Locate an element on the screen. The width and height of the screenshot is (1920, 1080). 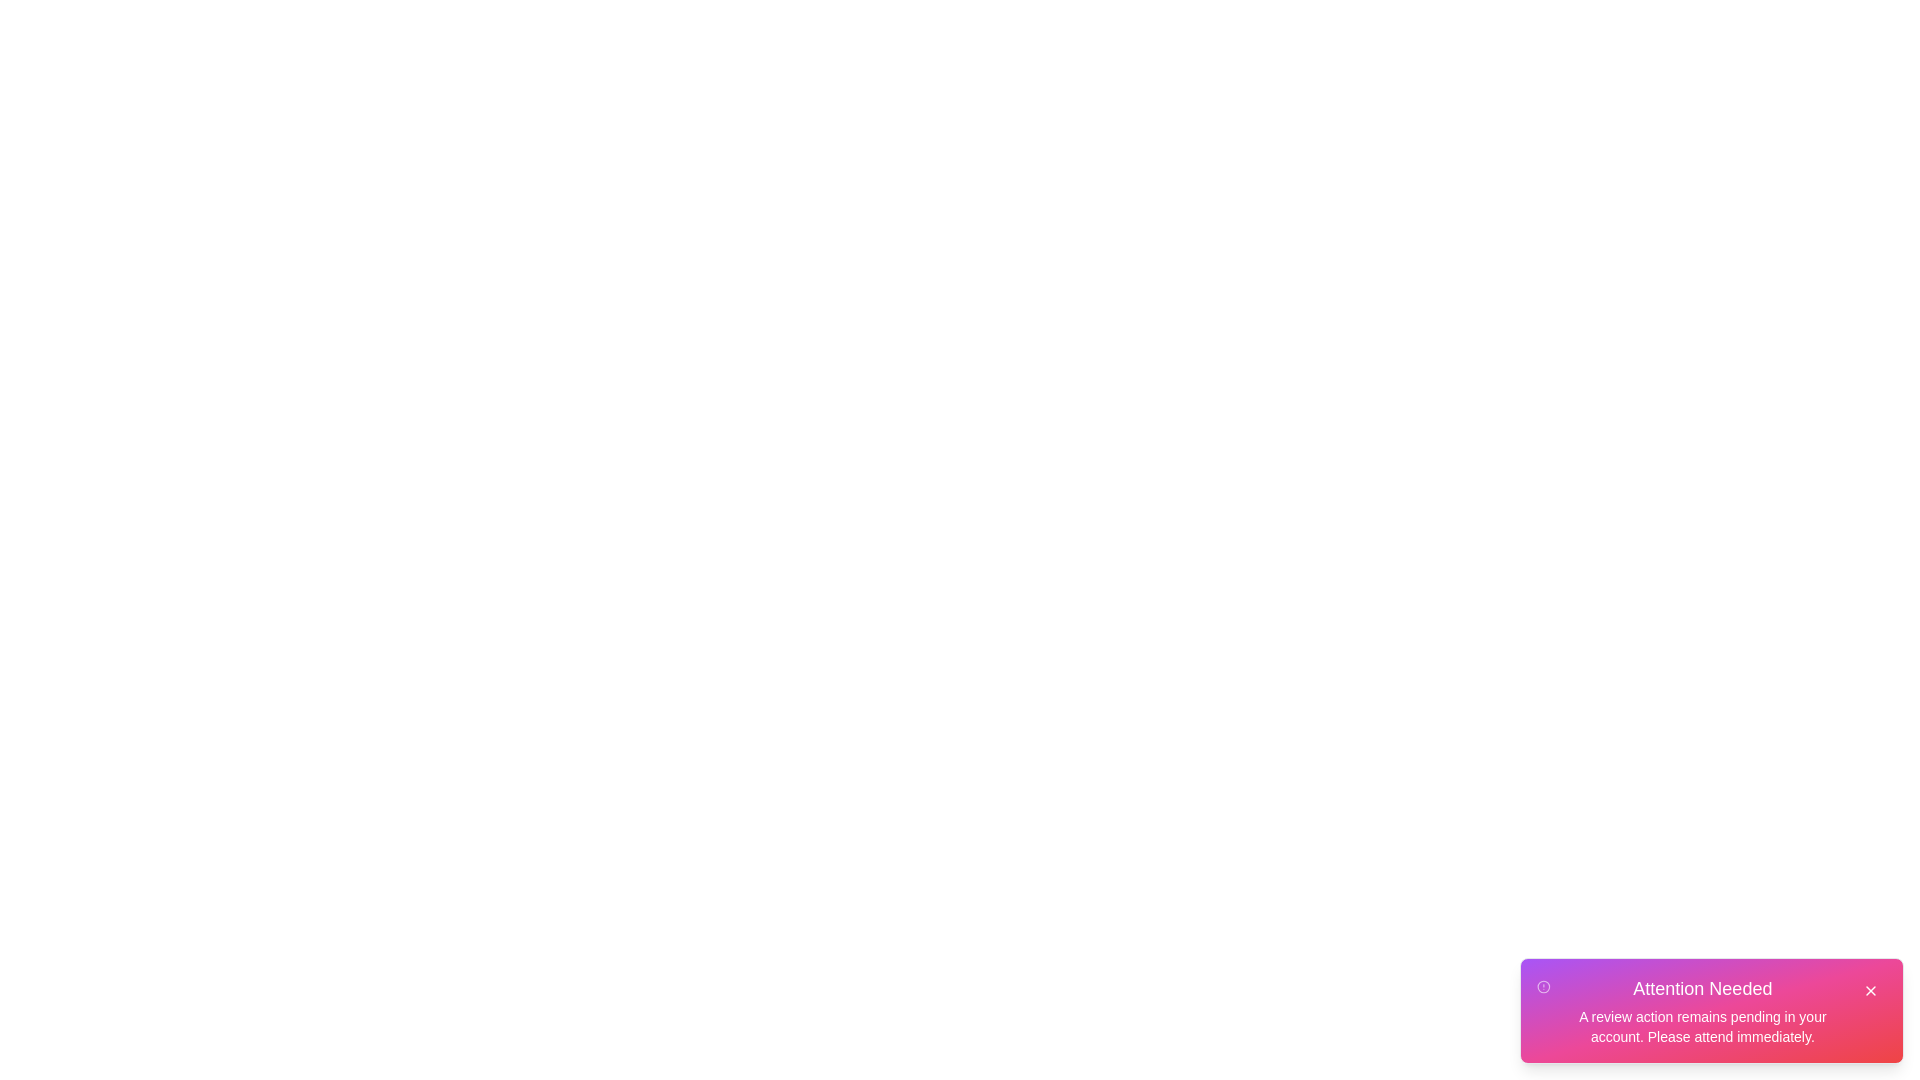
close button on the snackbar to dismiss it is located at coordinates (1870, 991).